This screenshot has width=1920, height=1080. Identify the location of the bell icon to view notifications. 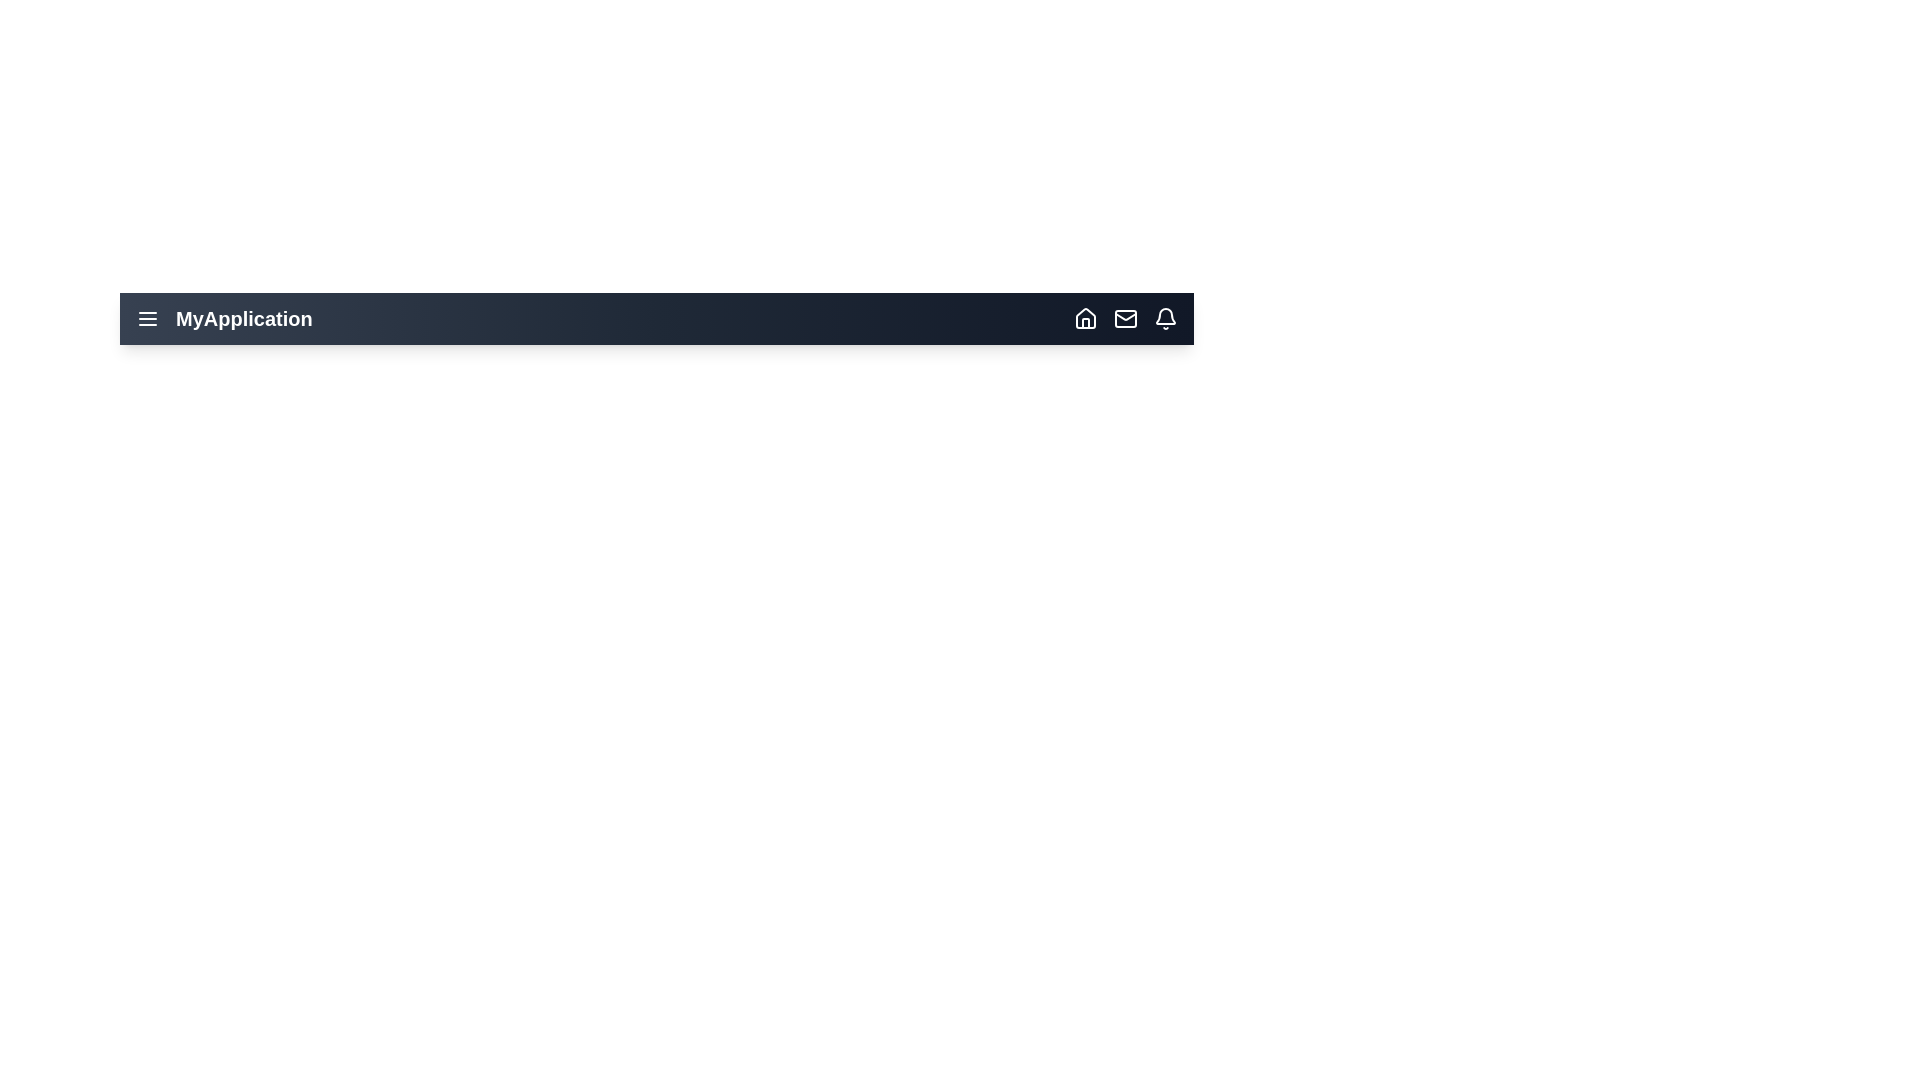
(1166, 318).